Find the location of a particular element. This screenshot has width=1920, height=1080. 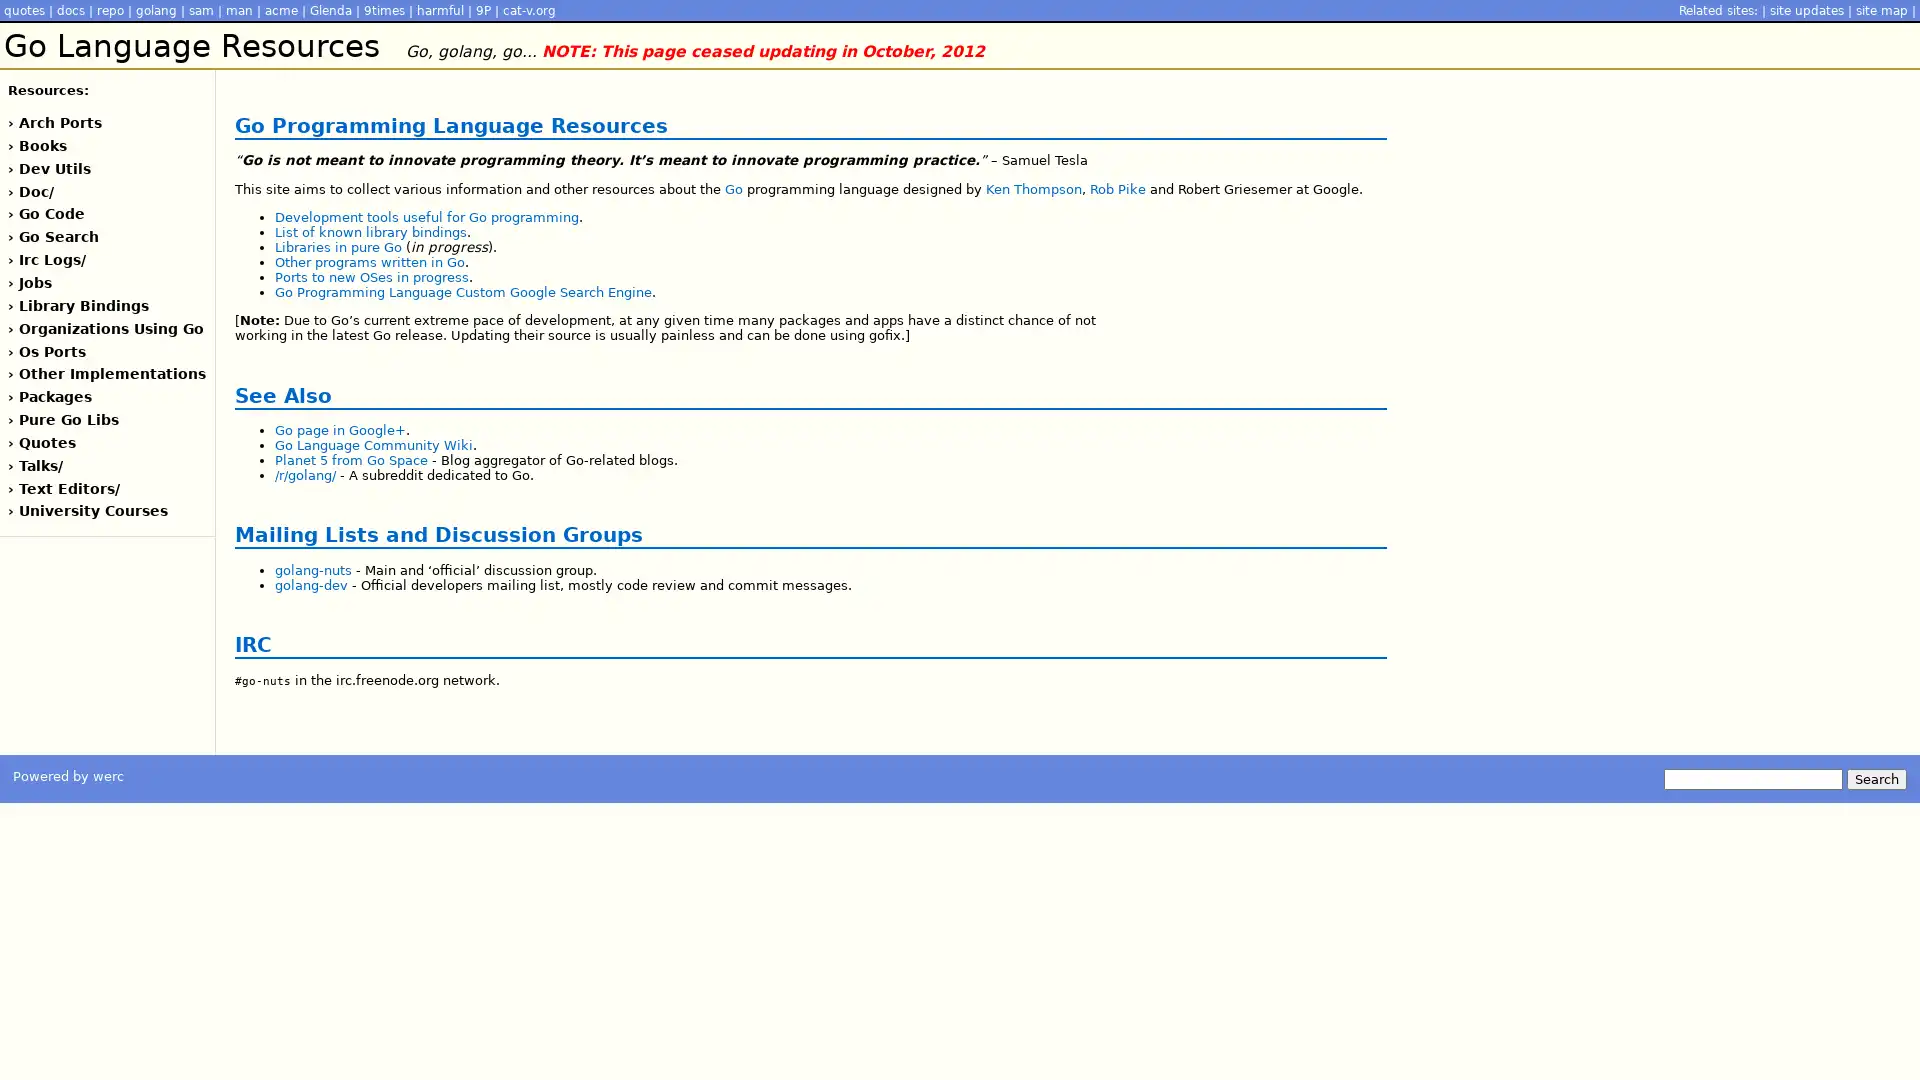

Search is located at coordinates (1875, 777).